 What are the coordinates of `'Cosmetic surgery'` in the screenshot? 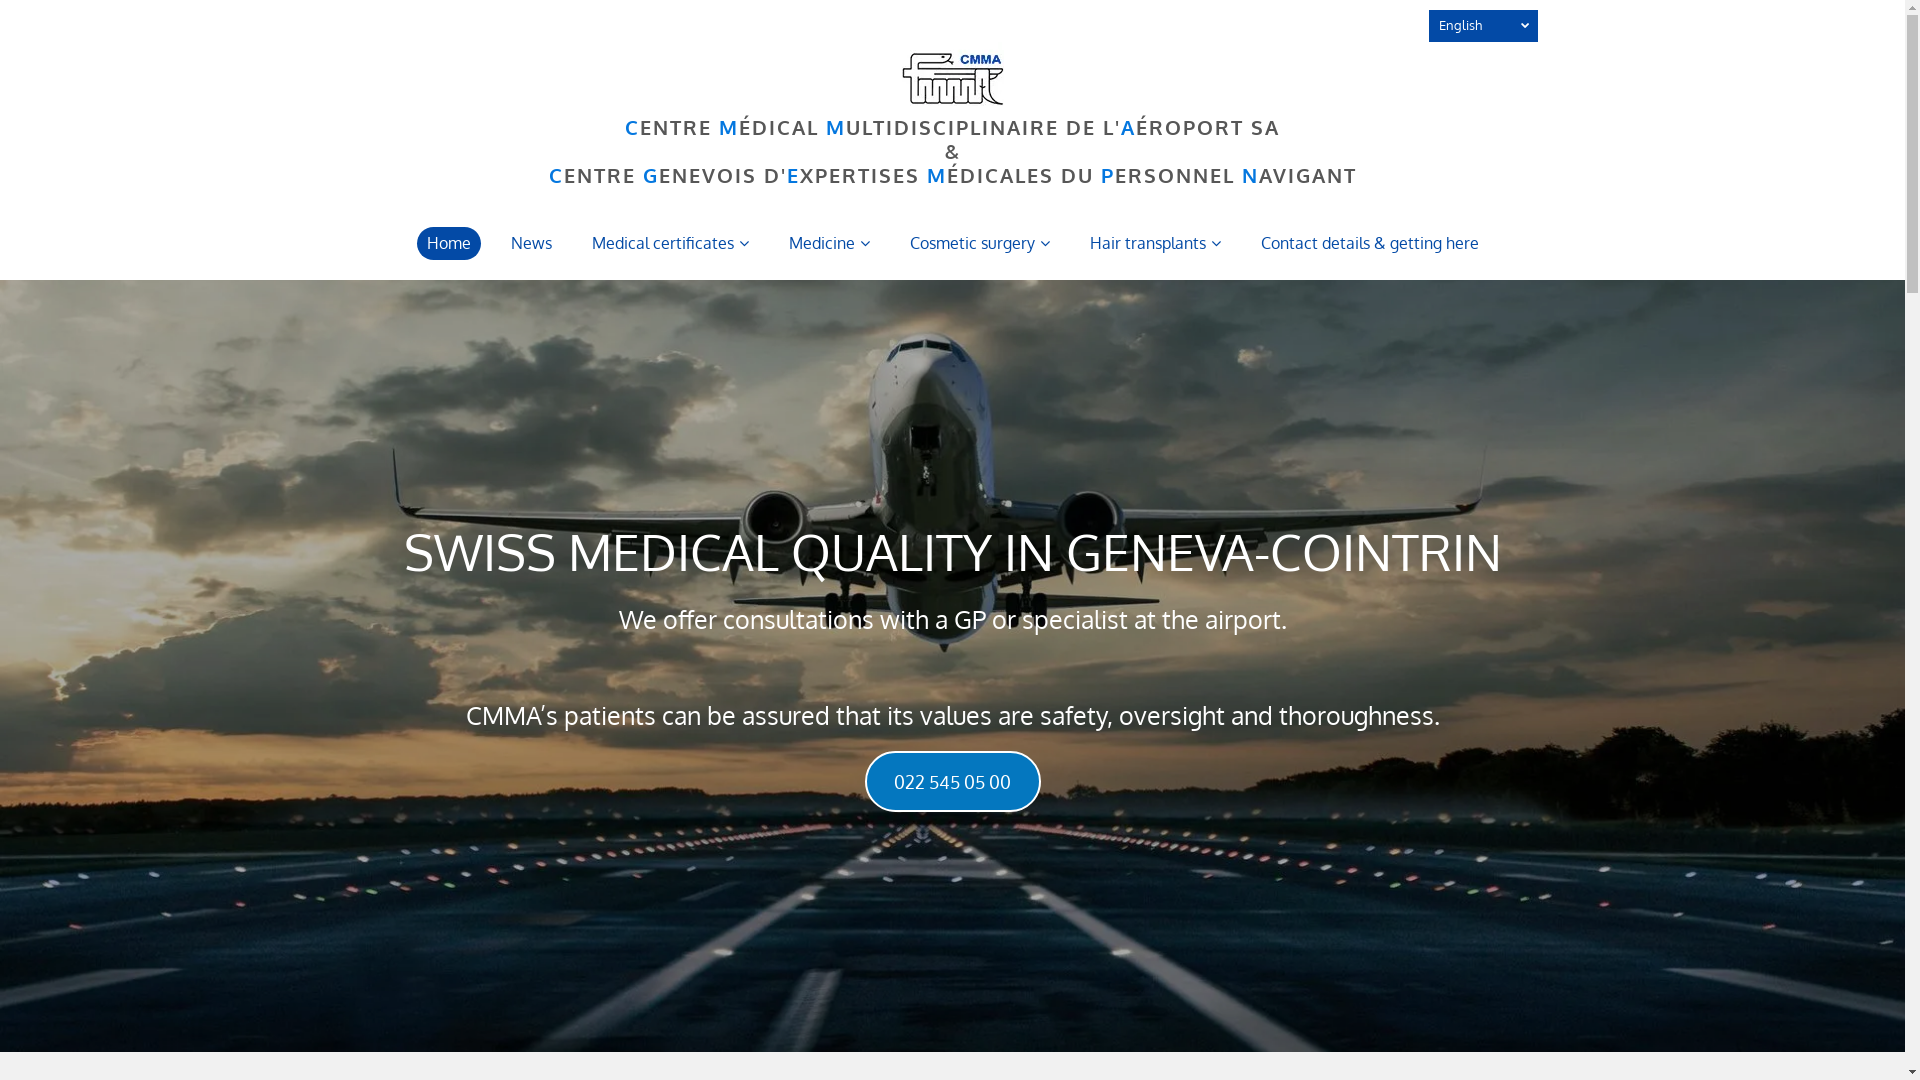 It's located at (979, 242).